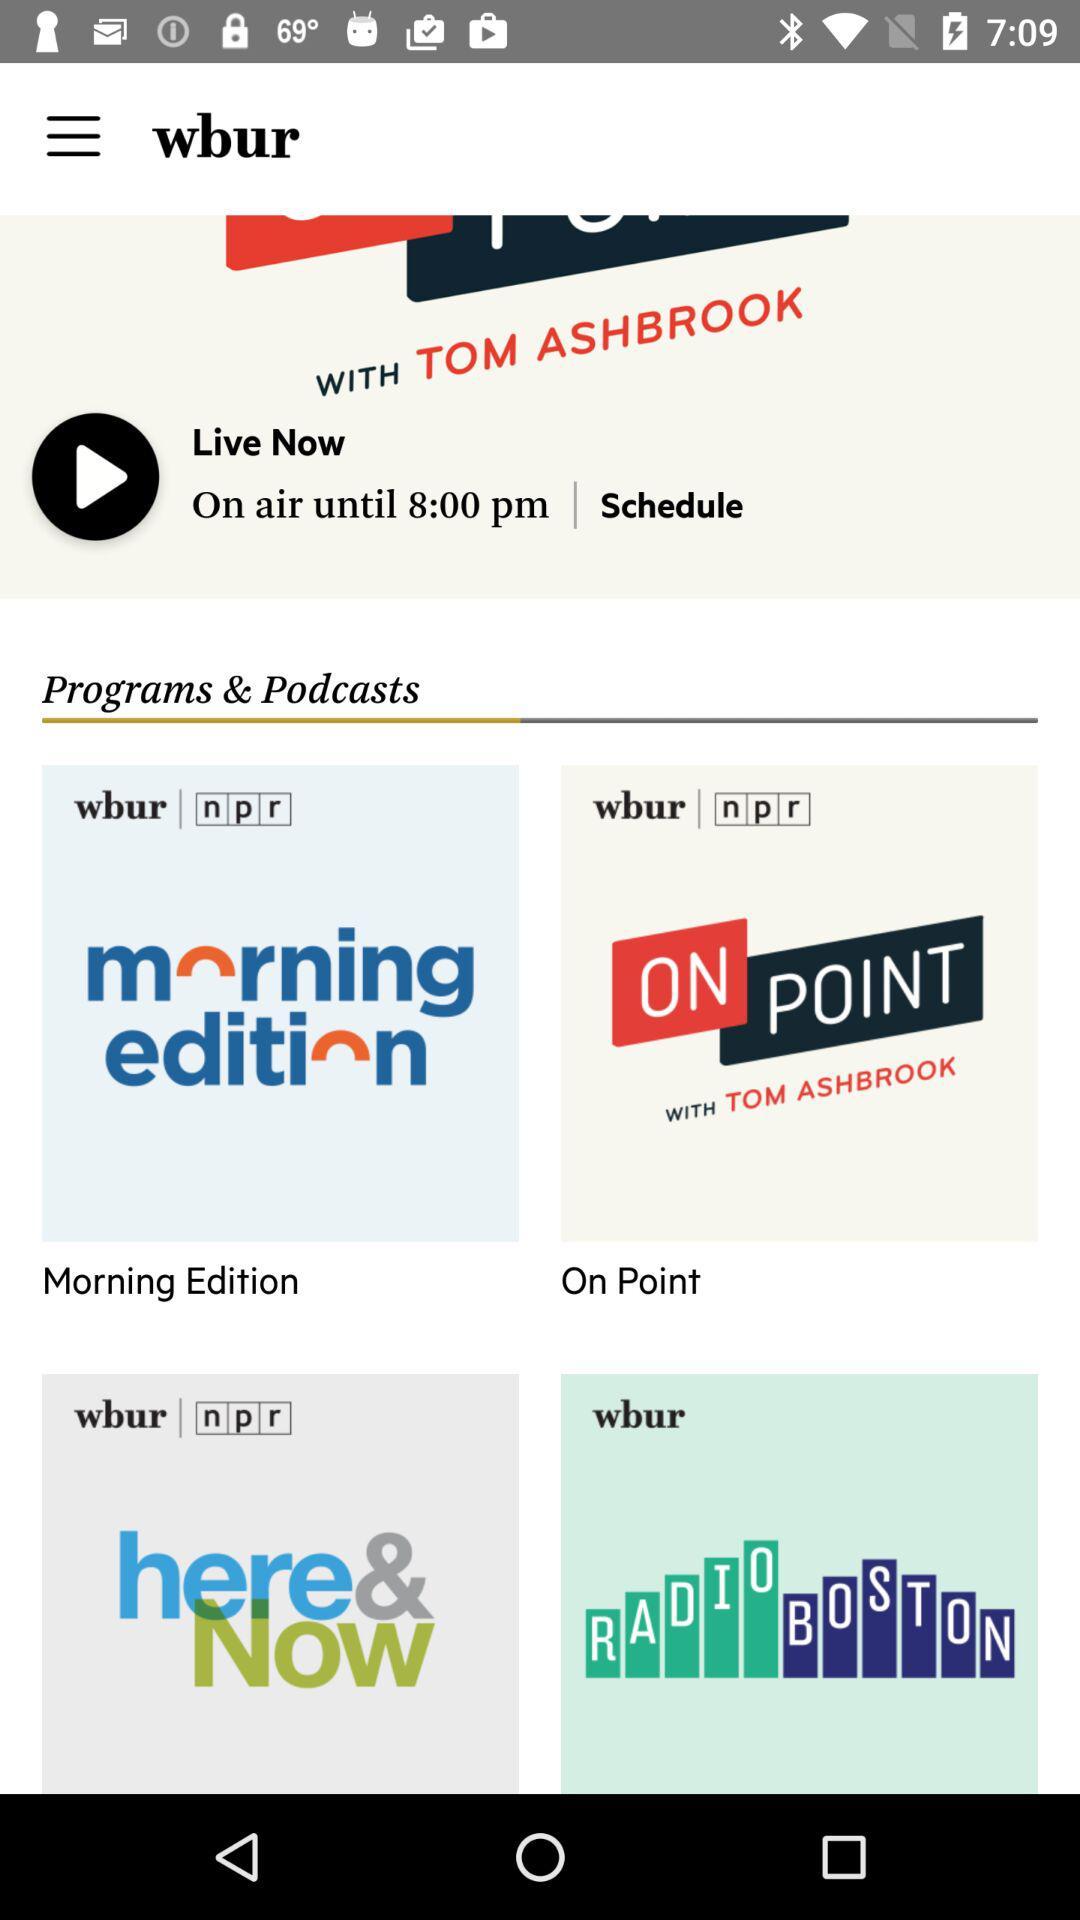  I want to click on the play icon, so click(96, 481).